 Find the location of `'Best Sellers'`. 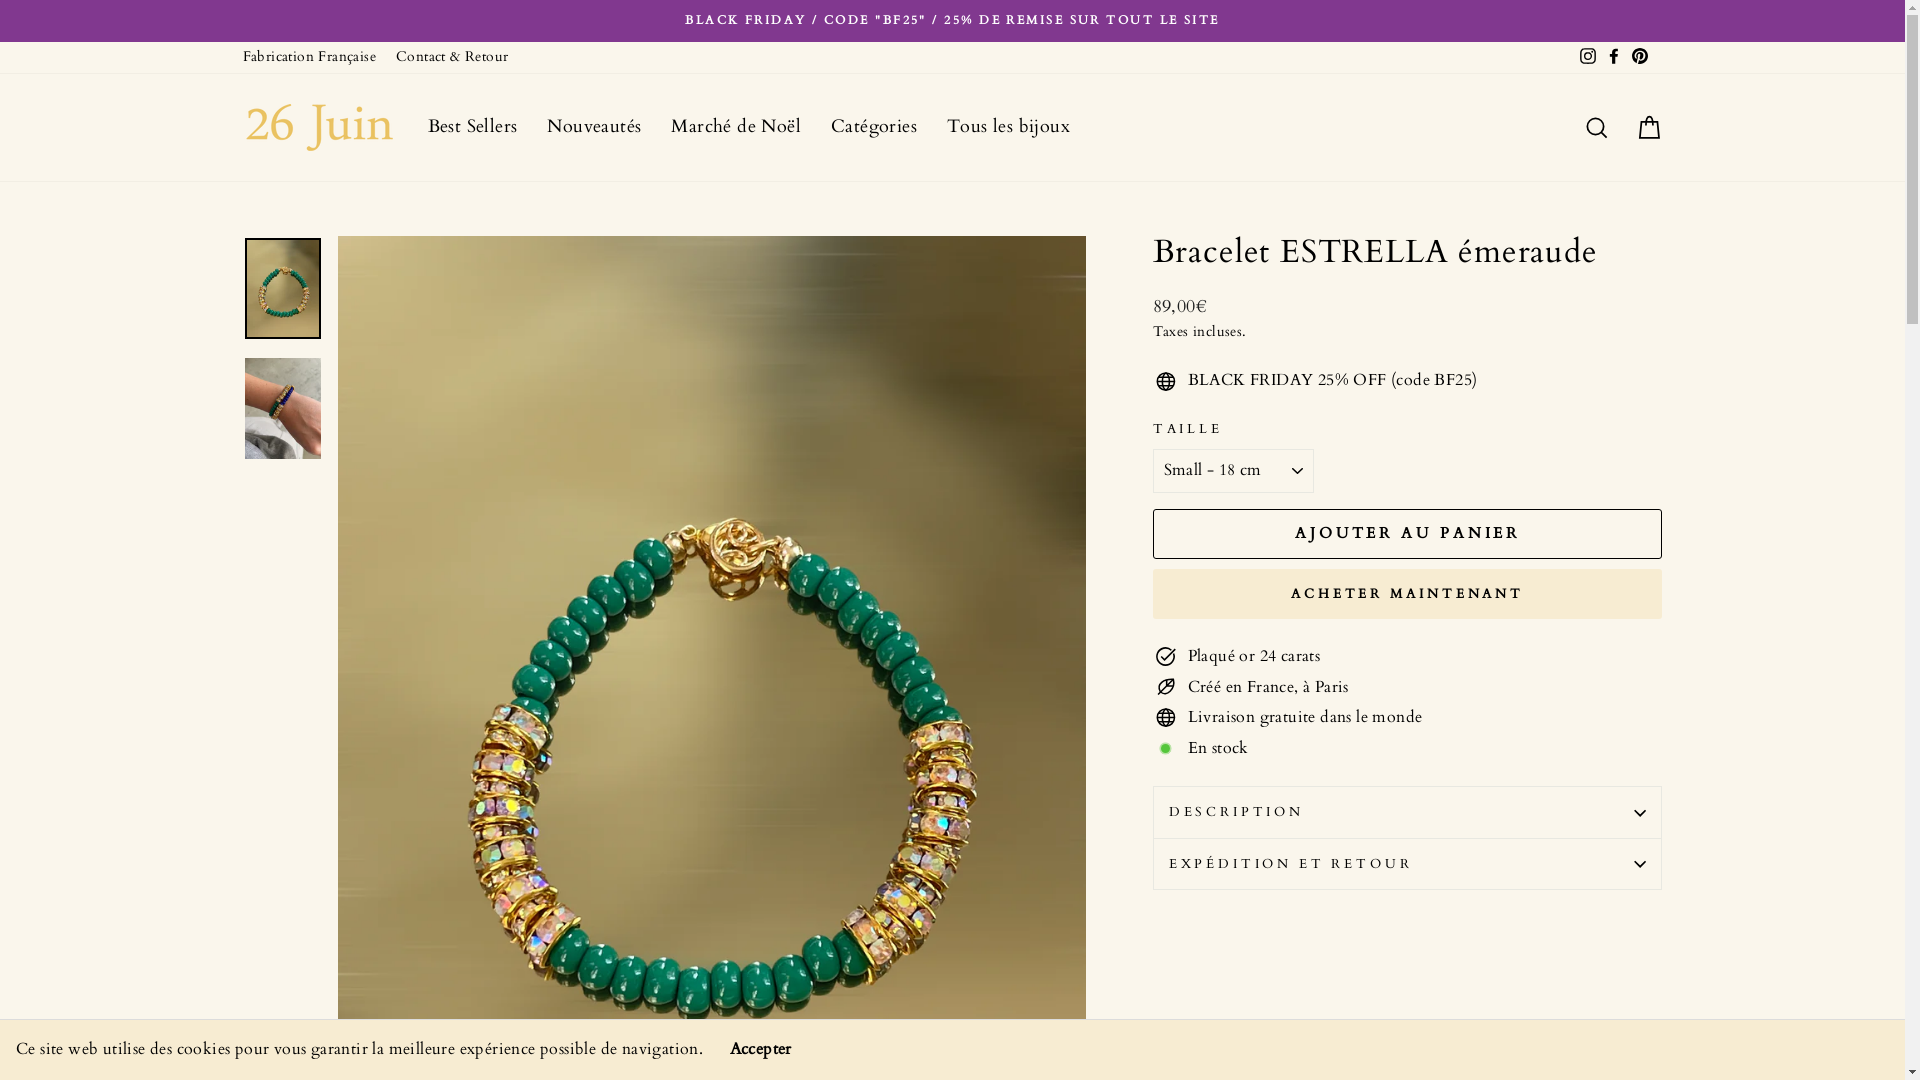

'Best Sellers' is located at coordinates (411, 127).